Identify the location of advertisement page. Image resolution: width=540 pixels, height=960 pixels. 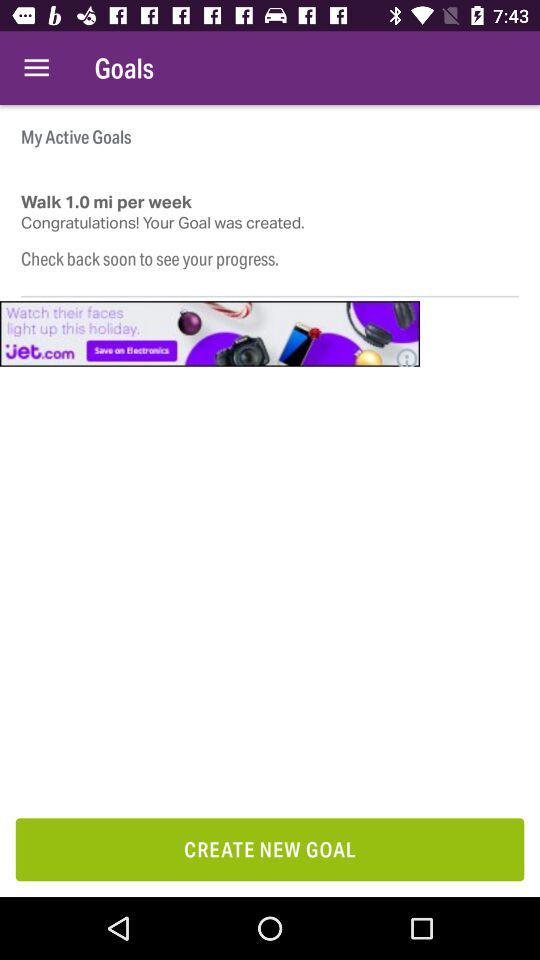
(209, 333).